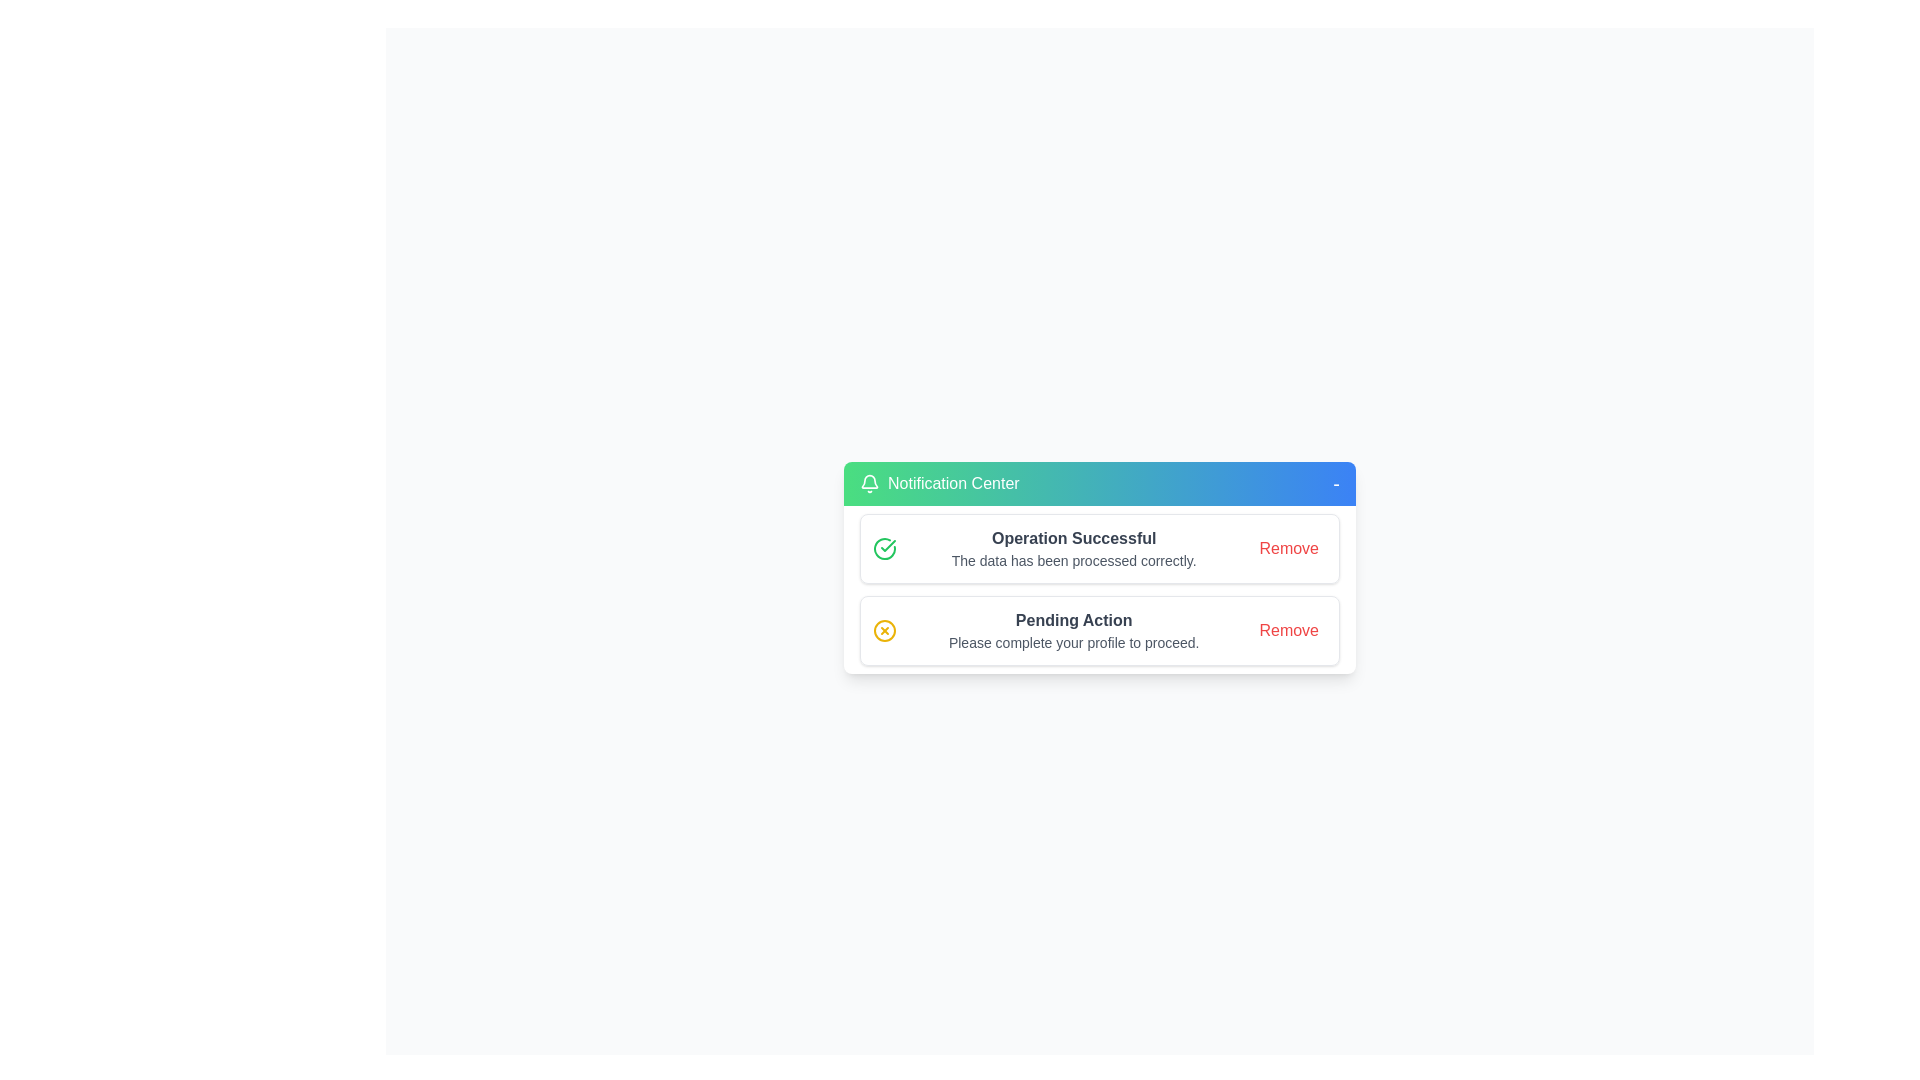 The width and height of the screenshot is (1920, 1080). What do you see at coordinates (1073, 560) in the screenshot?
I see `displayed text of the message confirming the successful processing of data, located beneath the header 'Operation Successful' in the top notification entry` at bounding box center [1073, 560].